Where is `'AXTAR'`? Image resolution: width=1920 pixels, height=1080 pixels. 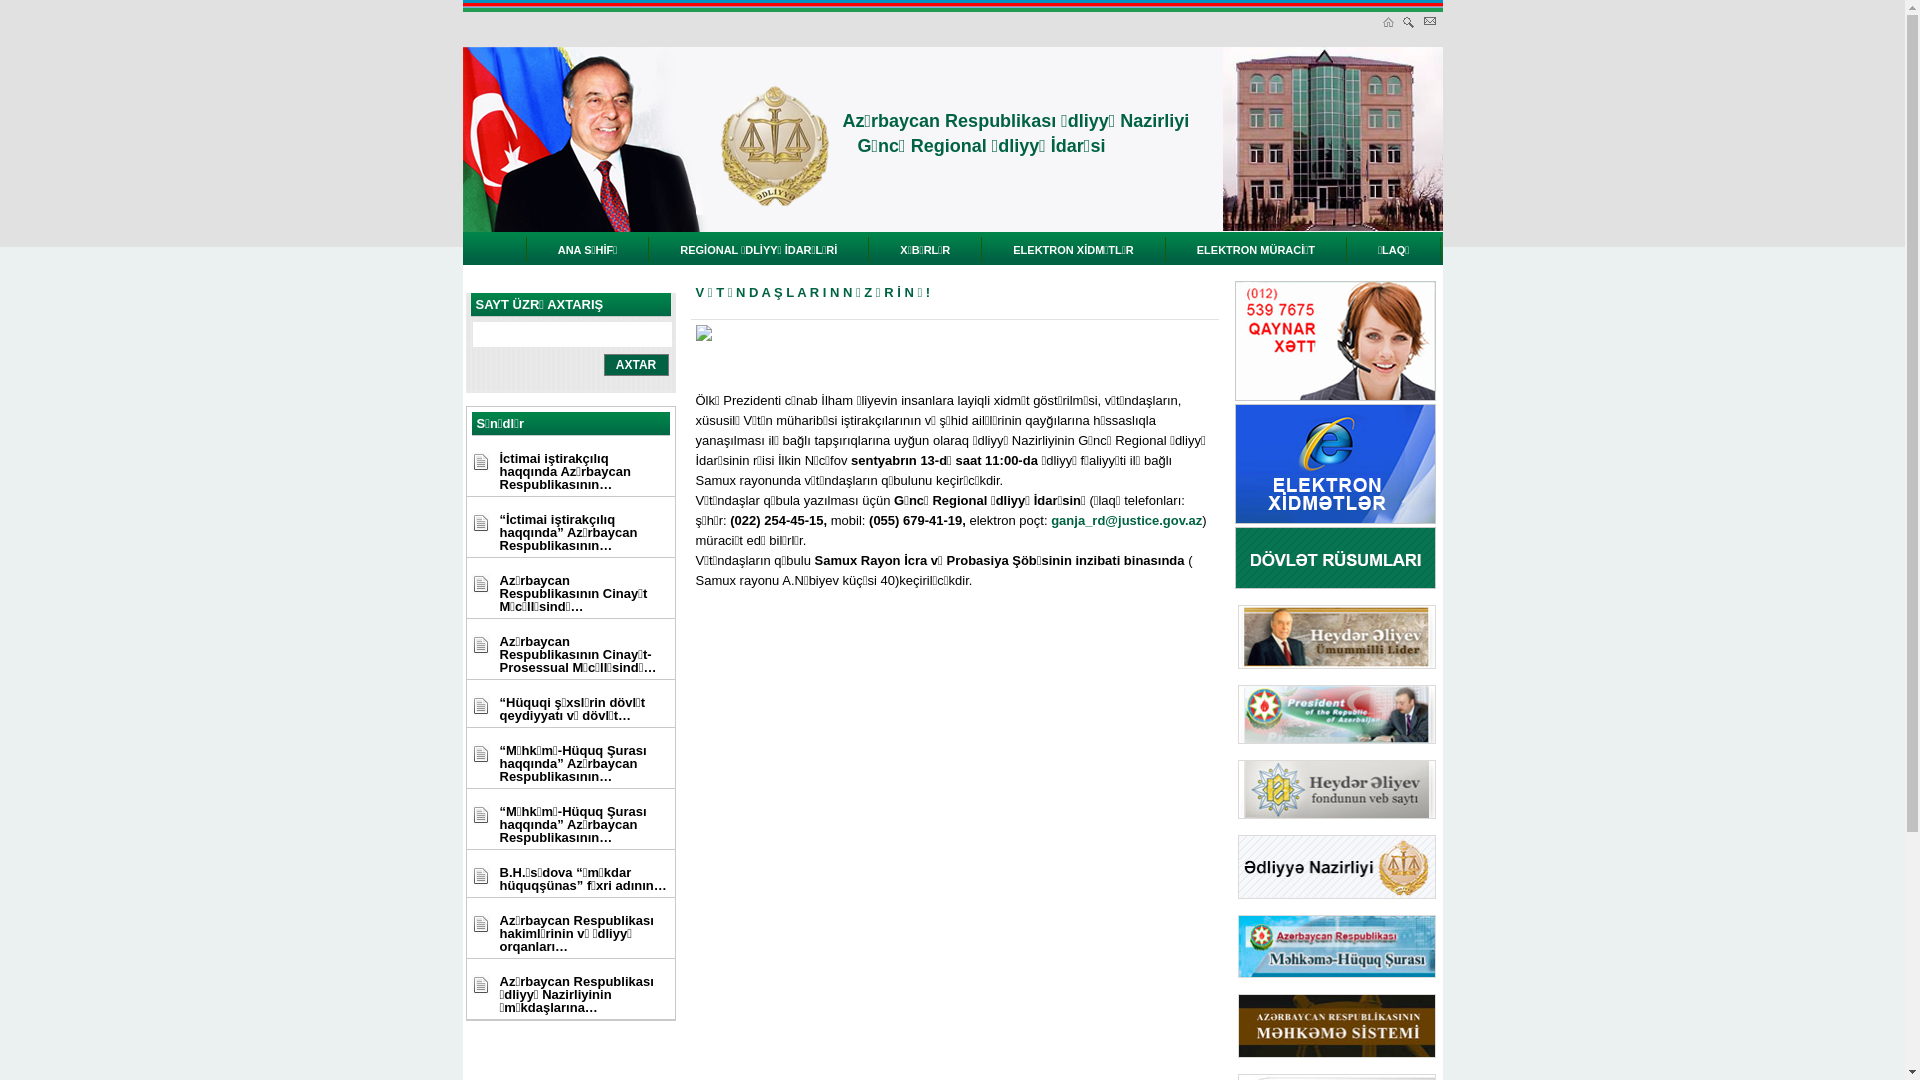 'AXTAR' is located at coordinates (635, 365).